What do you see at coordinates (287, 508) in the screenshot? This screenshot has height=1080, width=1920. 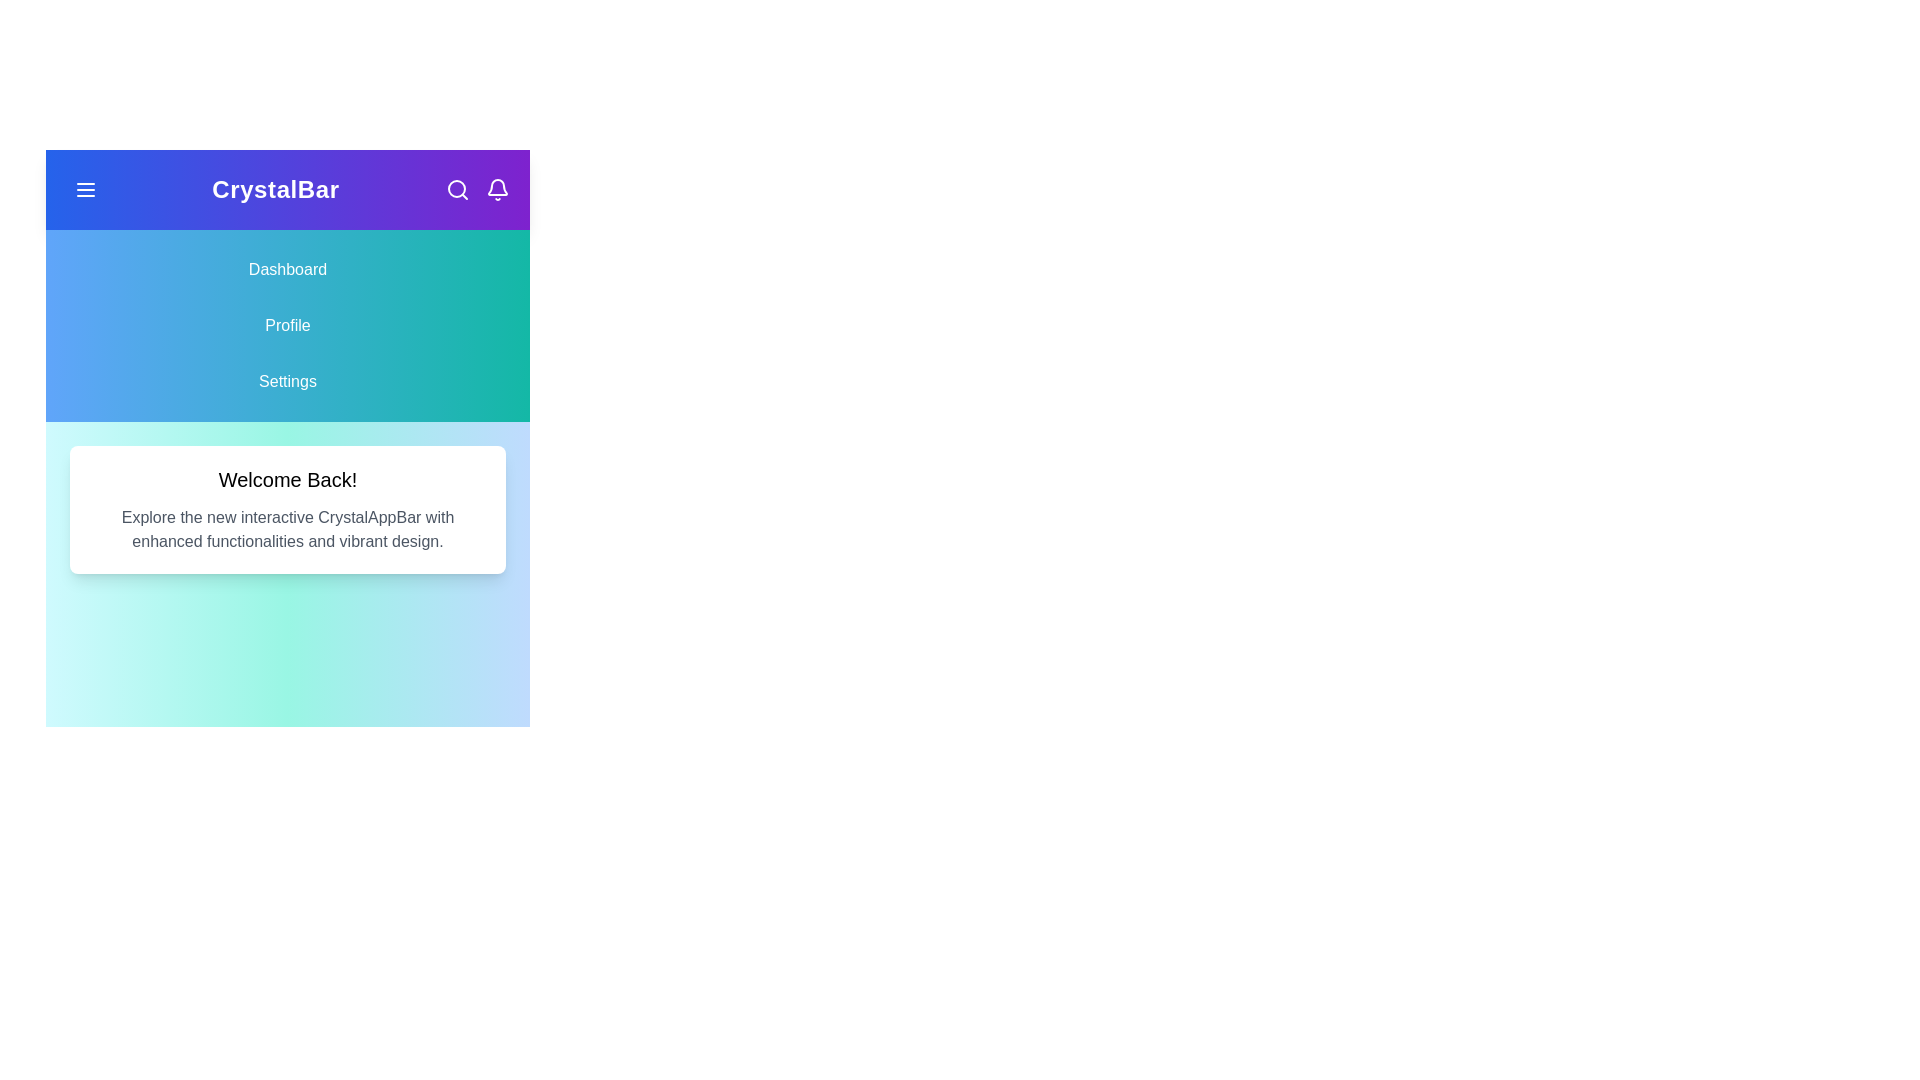 I see `the welcome message to interact with it` at bounding box center [287, 508].